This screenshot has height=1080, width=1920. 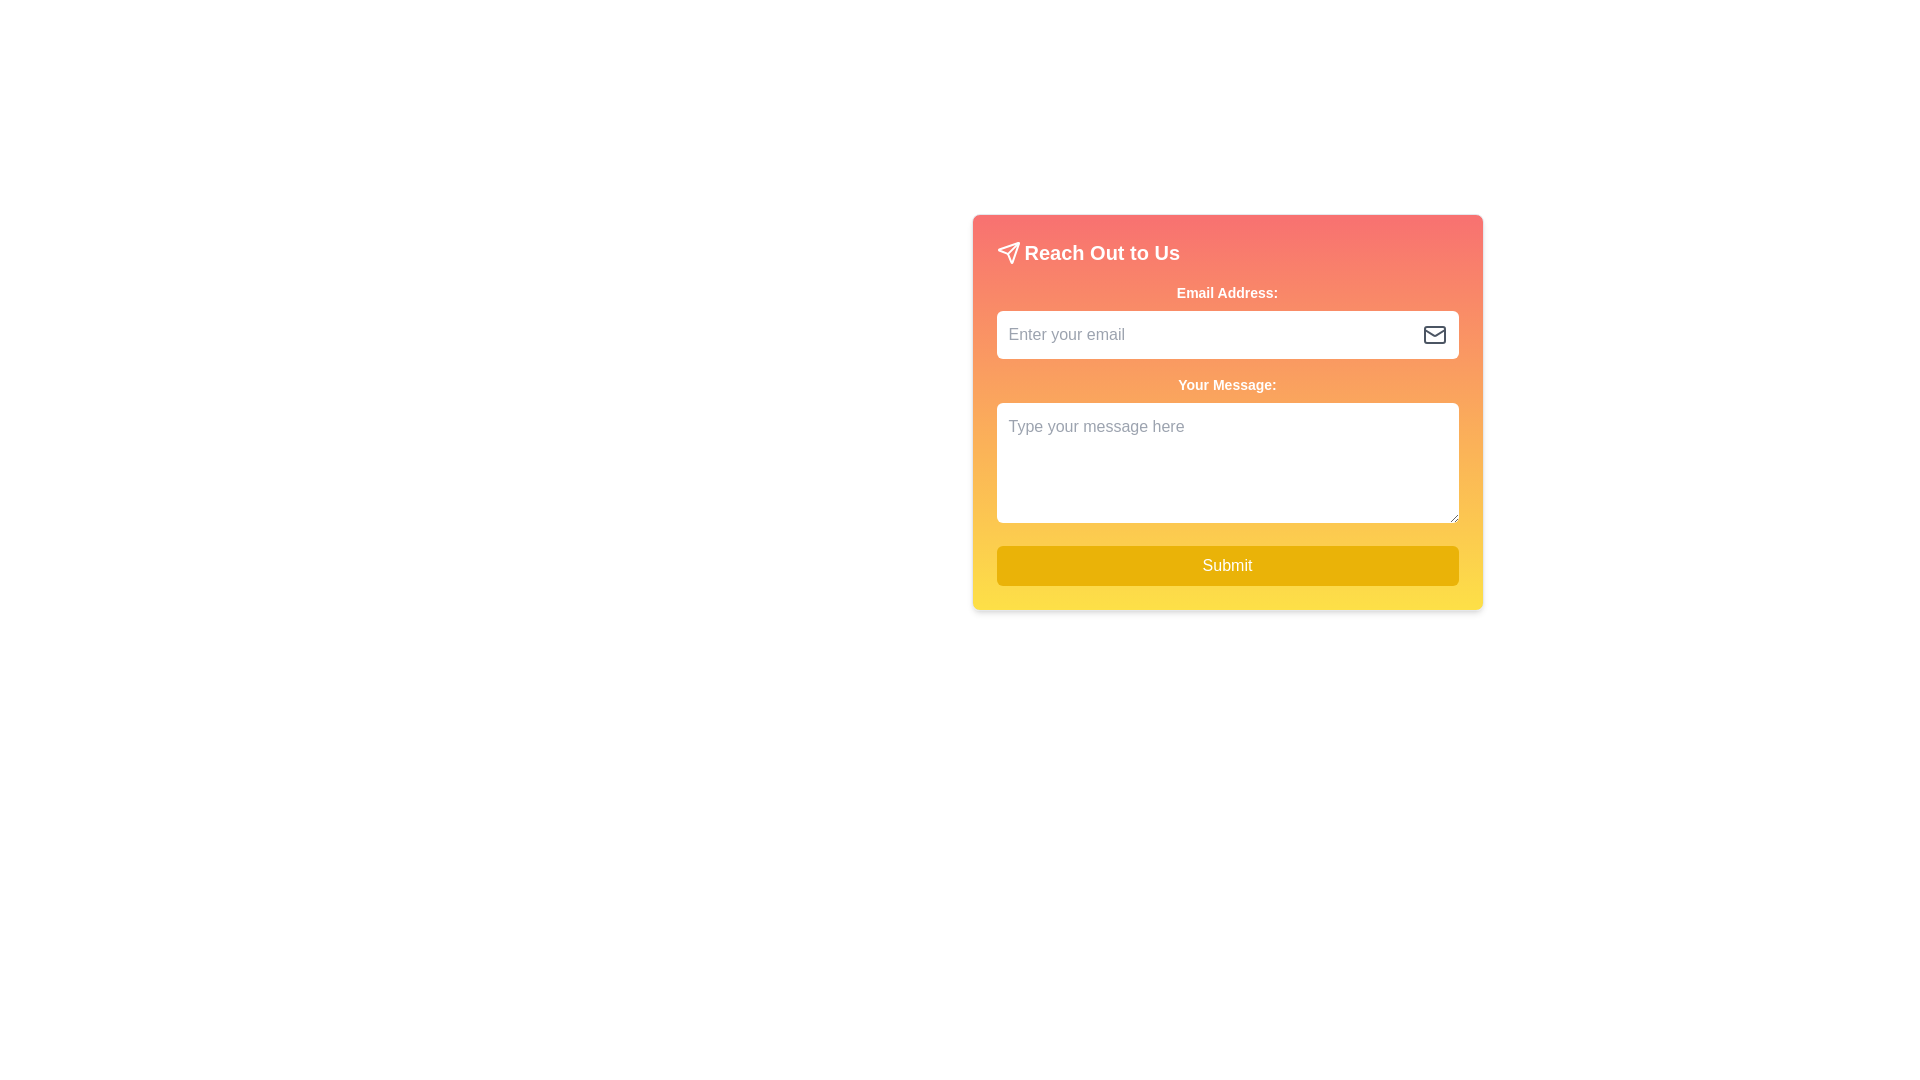 I want to click on the label that indicates the multi-line text input field for entering messages, located directly above the input field in the contact form, so click(x=1226, y=385).